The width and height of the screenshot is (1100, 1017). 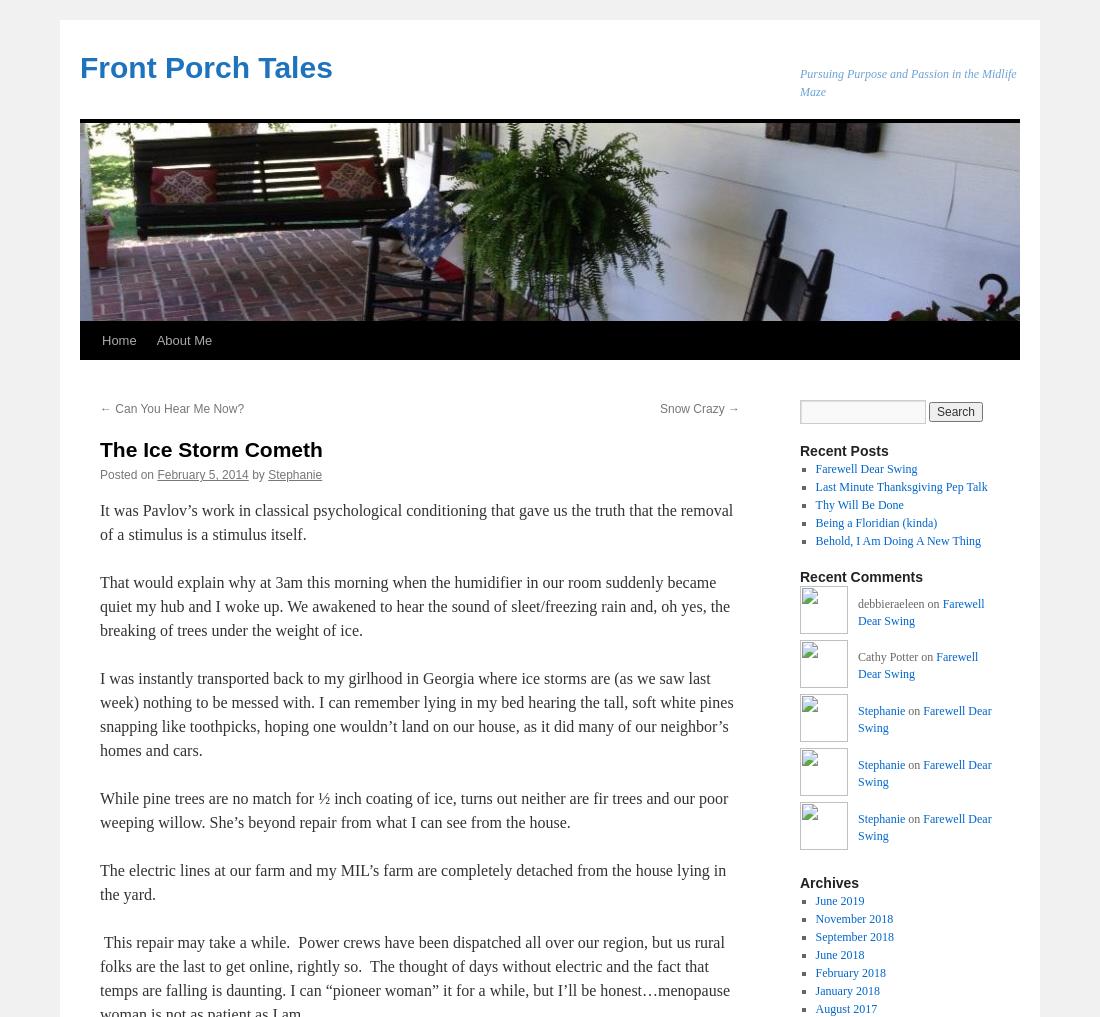 What do you see at coordinates (412, 882) in the screenshot?
I see `'The electric lines at our farm and my MIL’s farm are completely detached from the house lying in the yard.'` at bounding box center [412, 882].